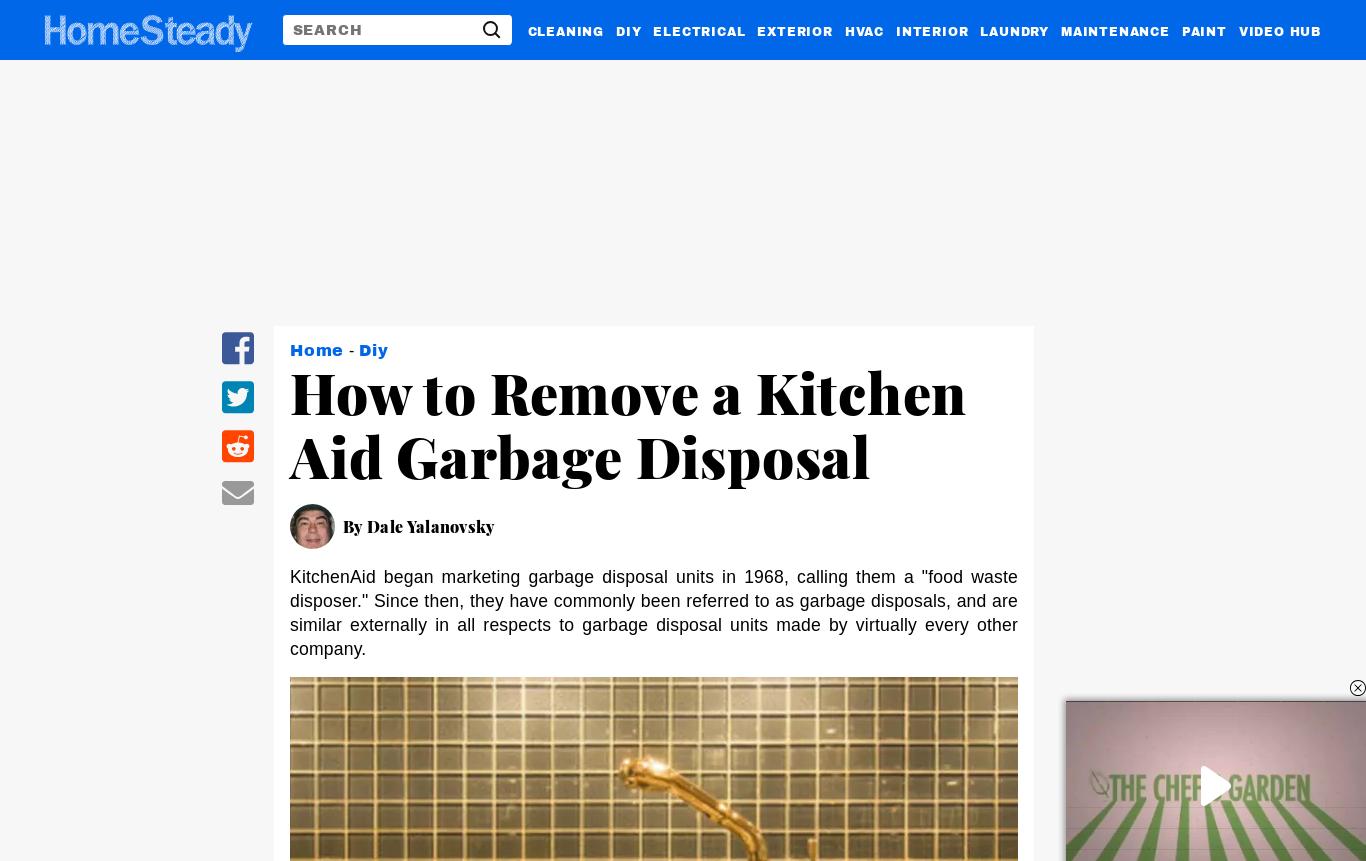  Describe the element at coordinates (653, 612) in the screenshot. I see `'KitchenAid began marketing garbage disposal units in 1968, calling them a "food waste disposer." Since then, they have commonly been referred to as garbage disposals, and are similar externally in all respects to garbage disposal units made by virtually every other company.'` at that location.